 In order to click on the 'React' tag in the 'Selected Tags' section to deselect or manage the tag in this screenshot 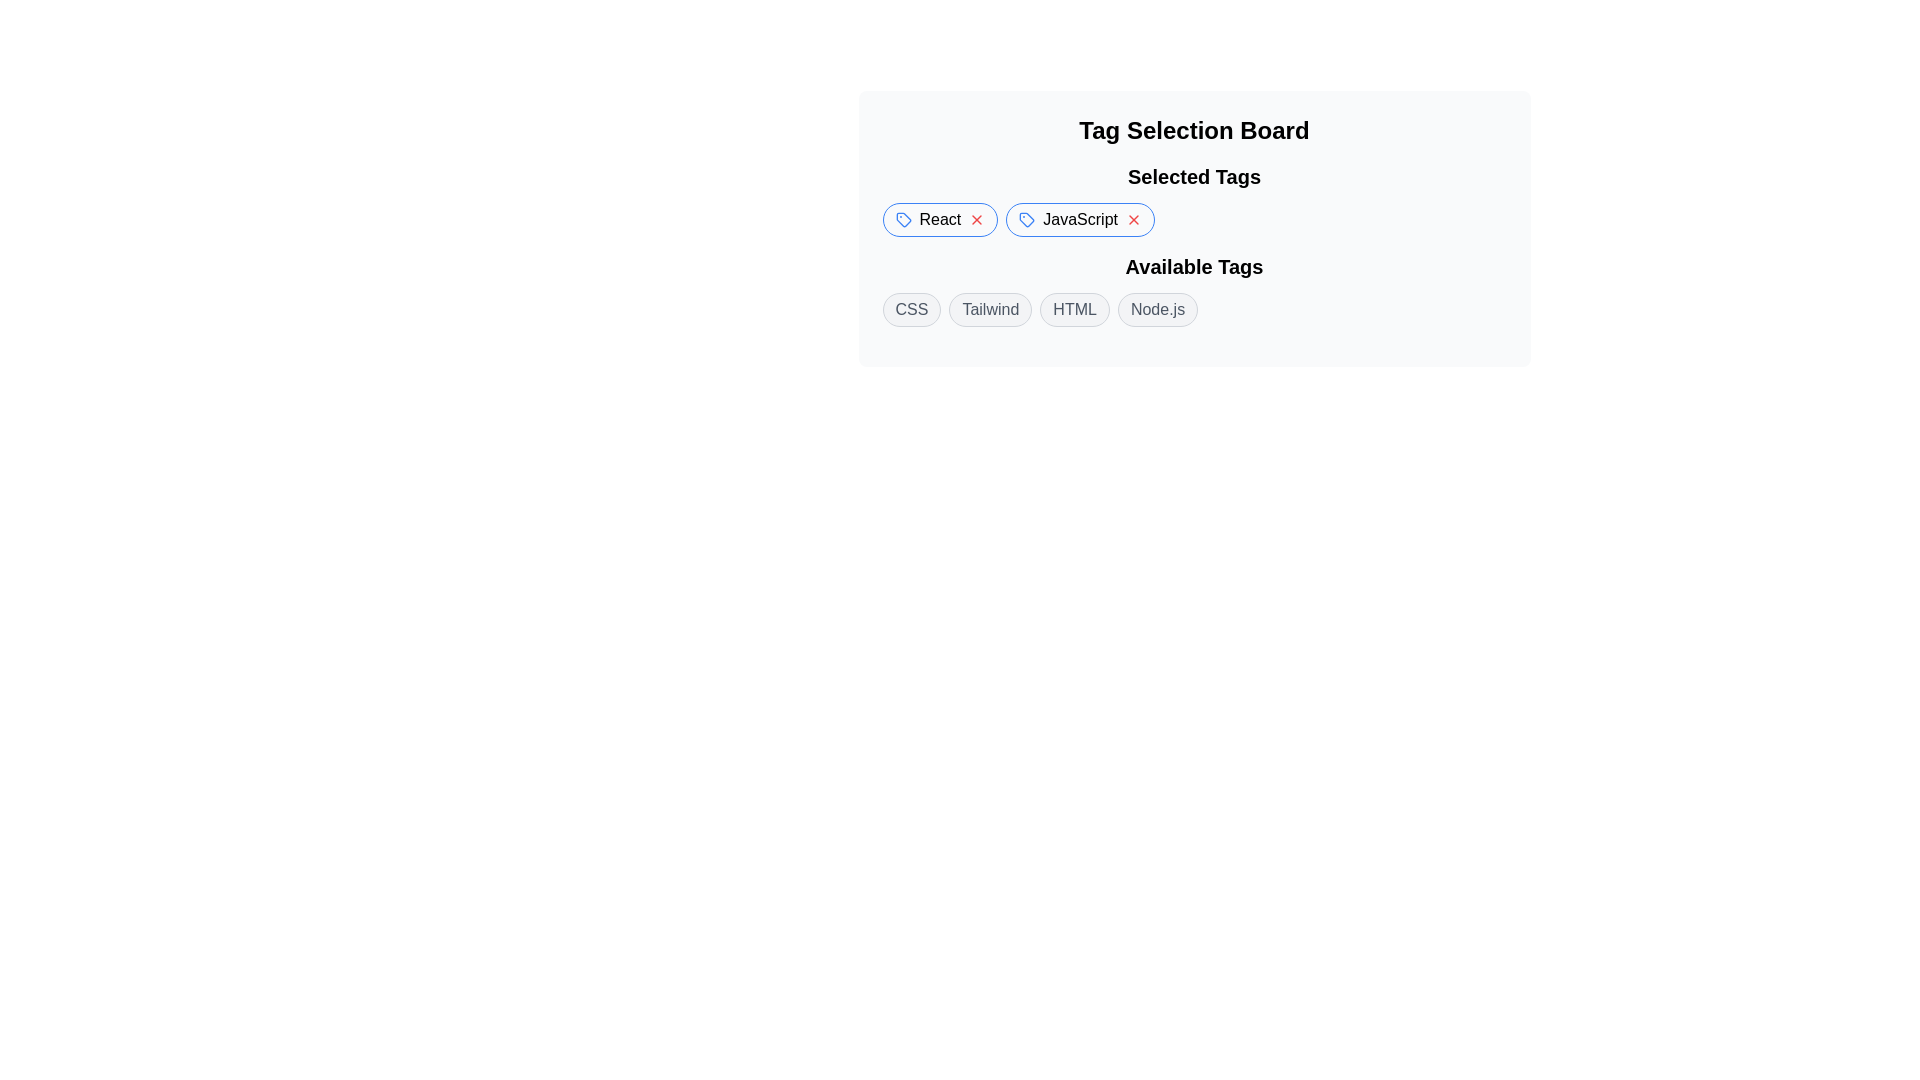, I will do `click(939, 219)`.